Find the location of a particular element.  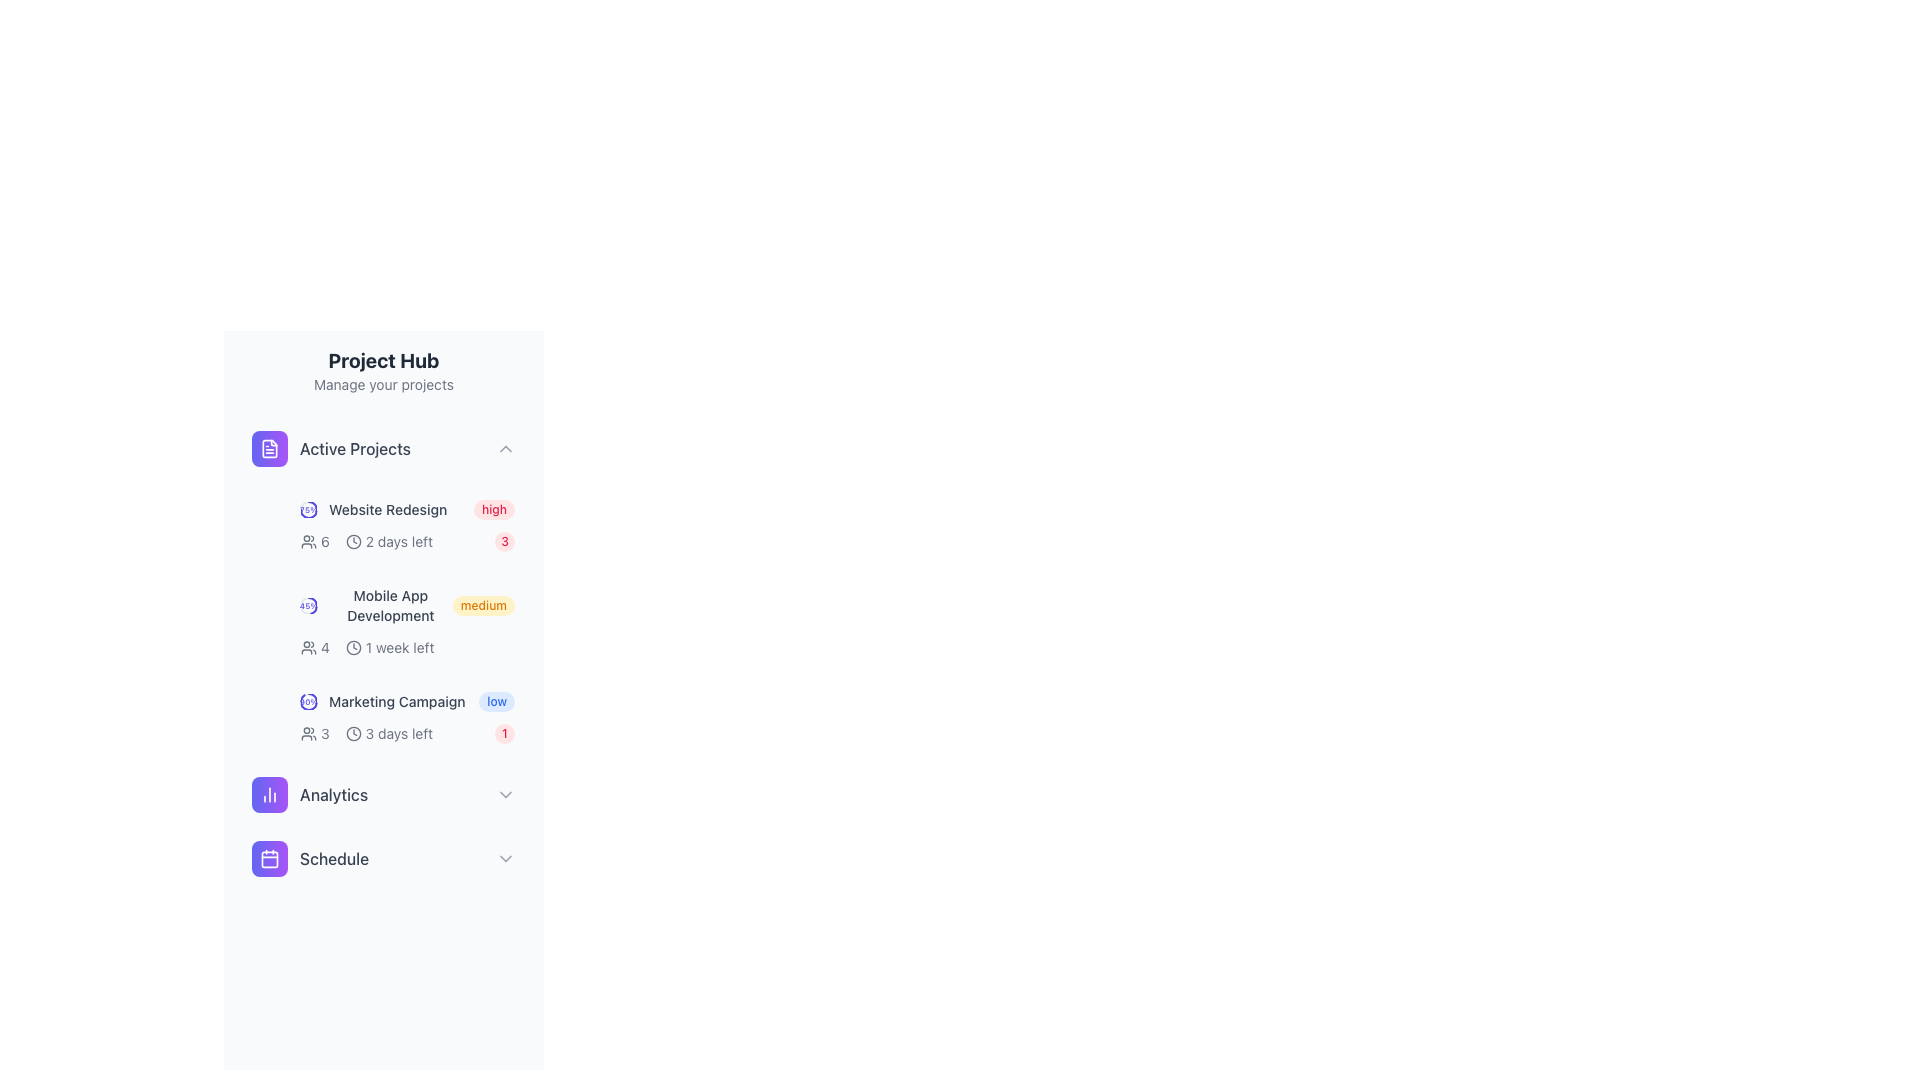

text '2 days left' associated with the clock icon in the 'Active Projects' section of the 'Website Redesign' project details is located at coordinates (366, 542).